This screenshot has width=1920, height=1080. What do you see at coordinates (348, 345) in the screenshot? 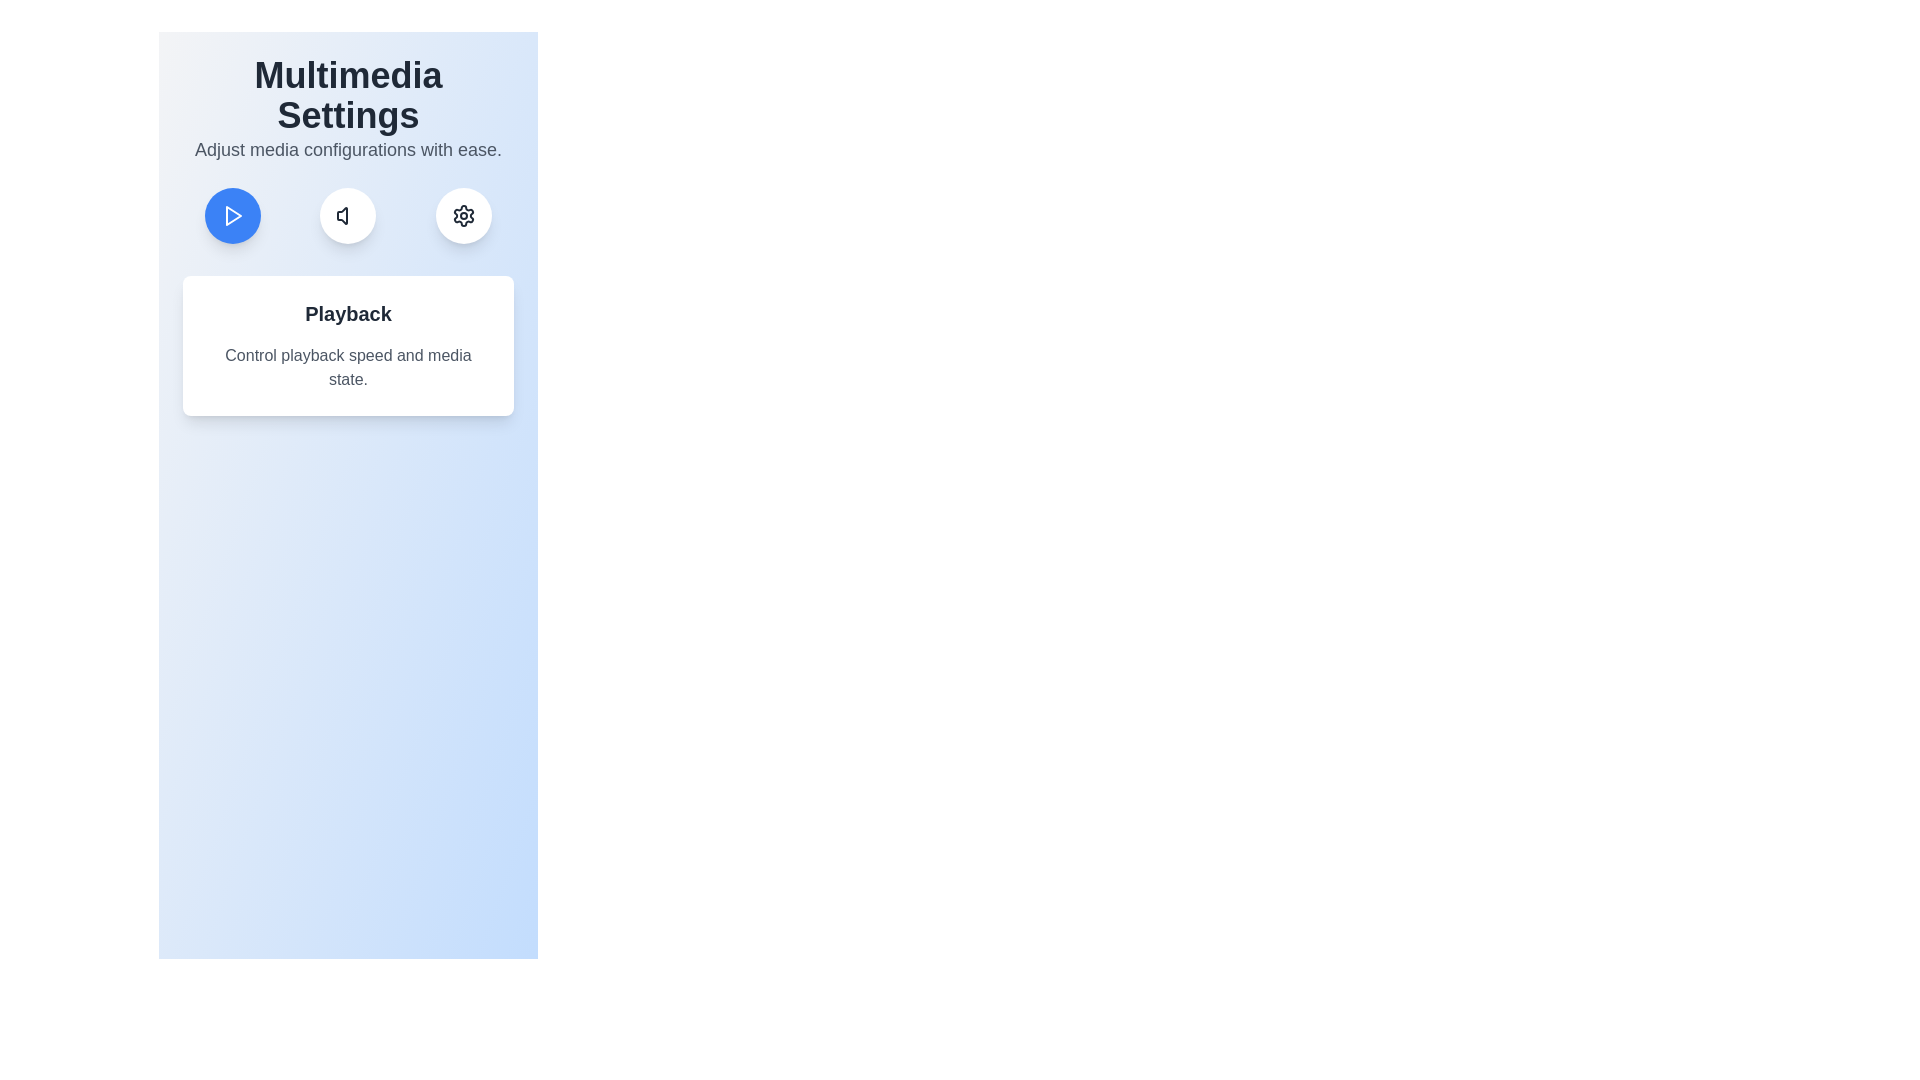
I see `the text content area to select a word` at bounding box center [348, 345].